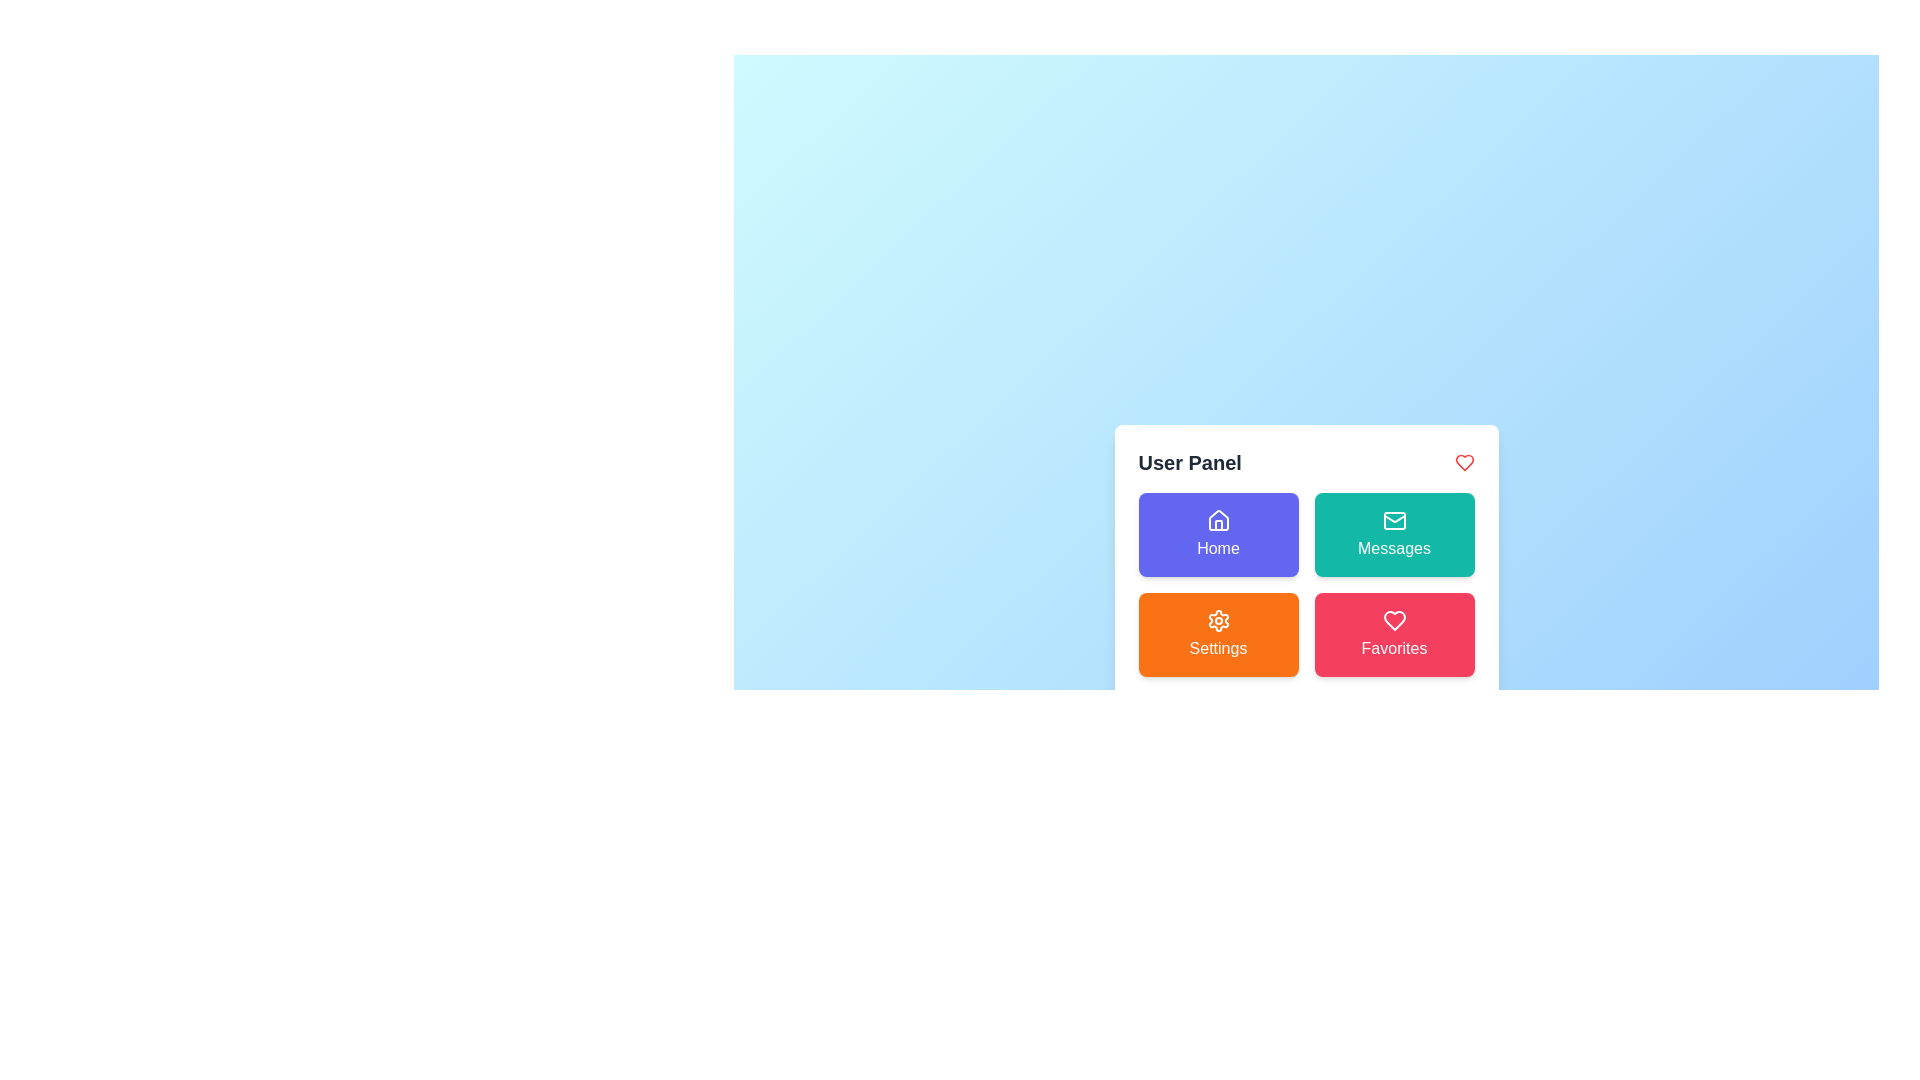 The height and width of the screenshot is (1080, 1920). Describe the element at coordinates (1217, 620) in the screenshot. I see `the gear-shaped icon with a white outline and transparent interior, located within the orange 'Settings' button in the bottom-left corner of a grid of four buttons` at that location.